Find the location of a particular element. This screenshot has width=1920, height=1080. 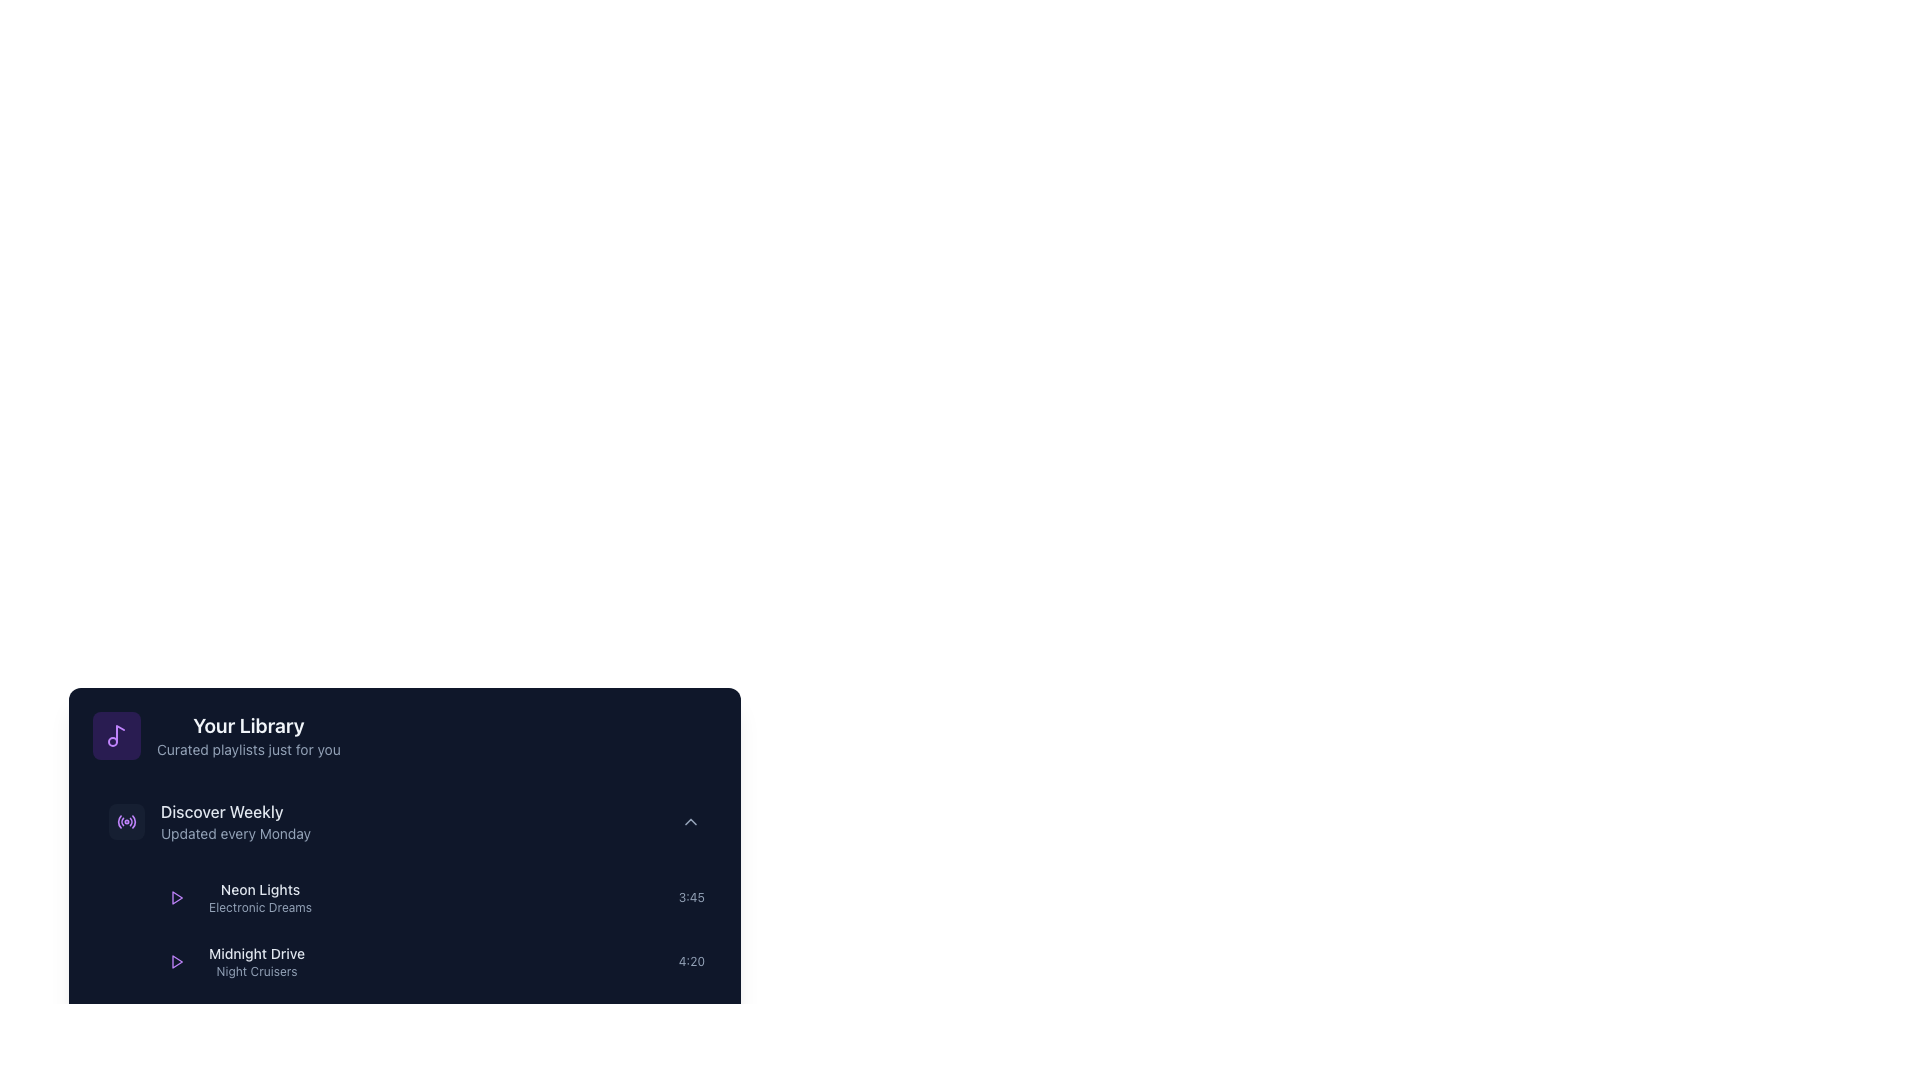

the second song entry in the 'Your Library' section to play the song is located at coordinates (431, 960).